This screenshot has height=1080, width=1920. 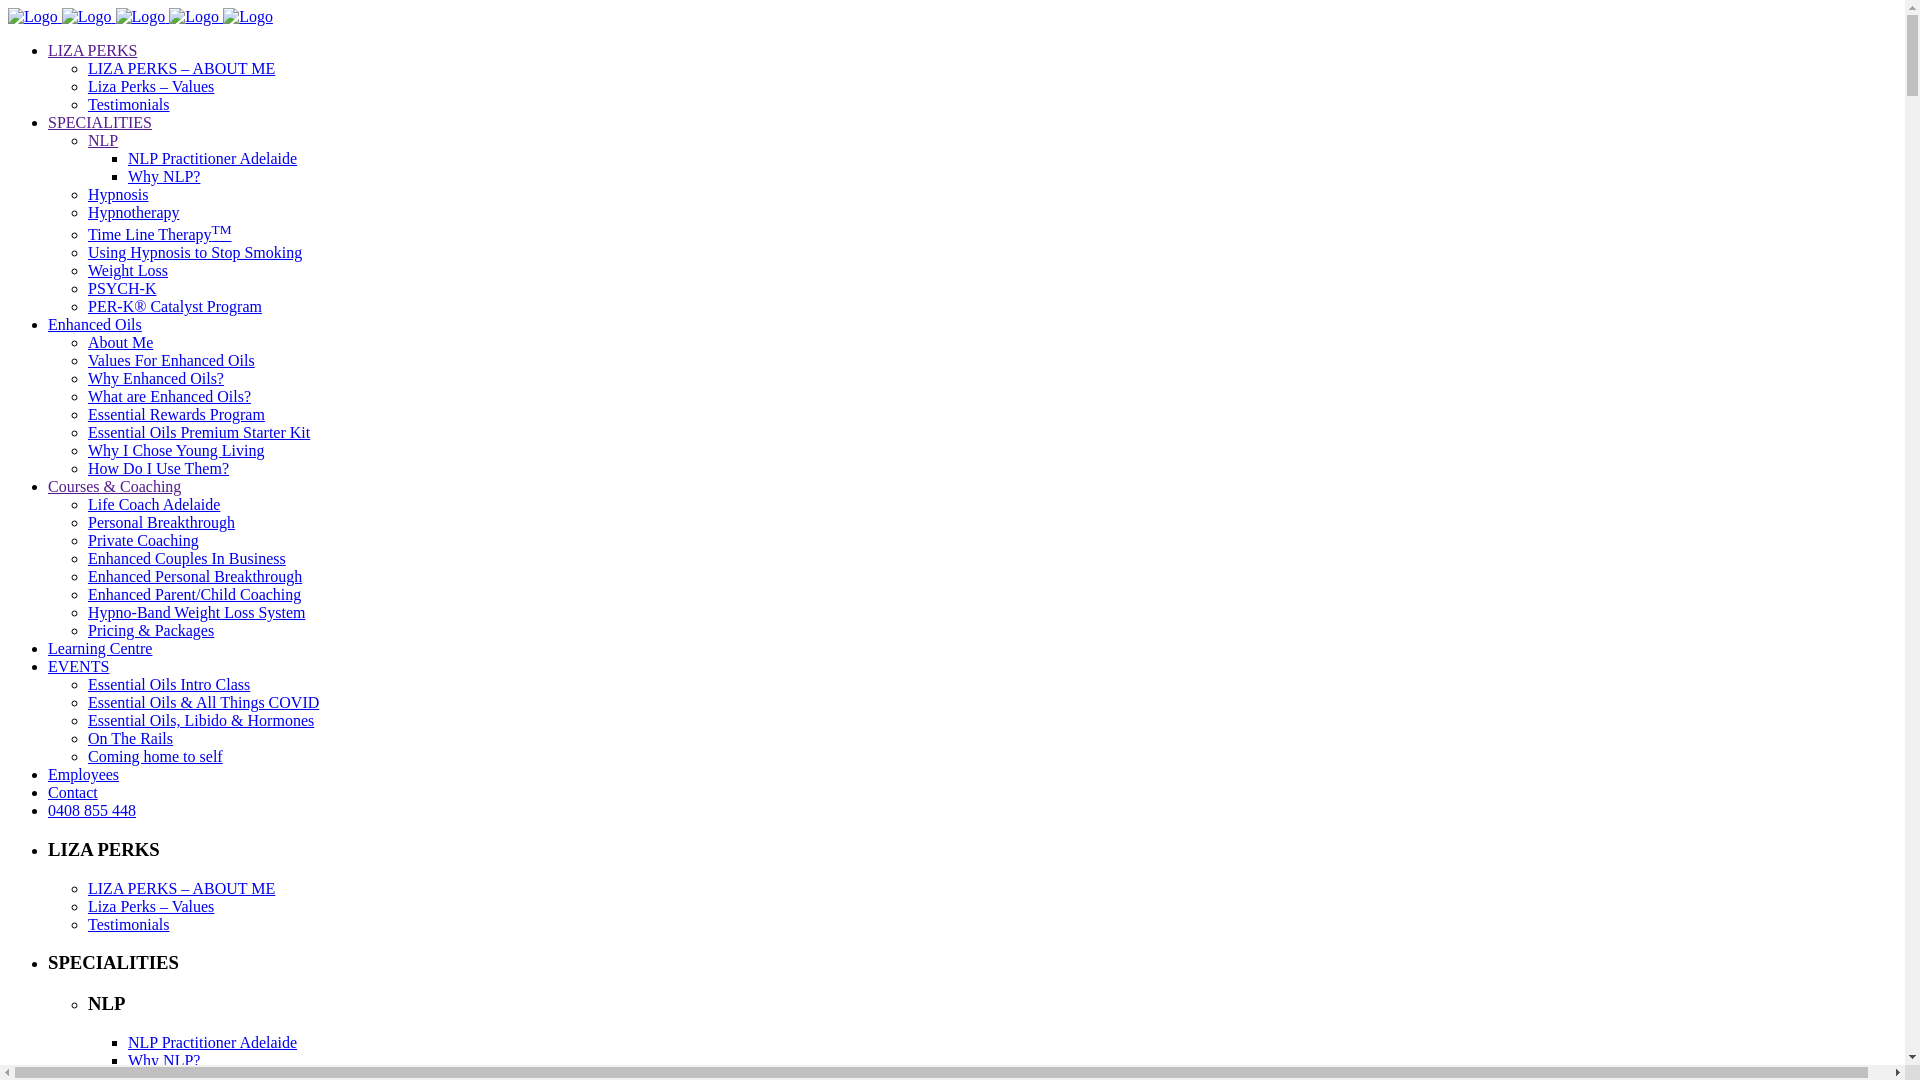 What do you see at coordinates (72, 791) in the screenshot?
I see `'Contact'` at bounding box center [72, 791].